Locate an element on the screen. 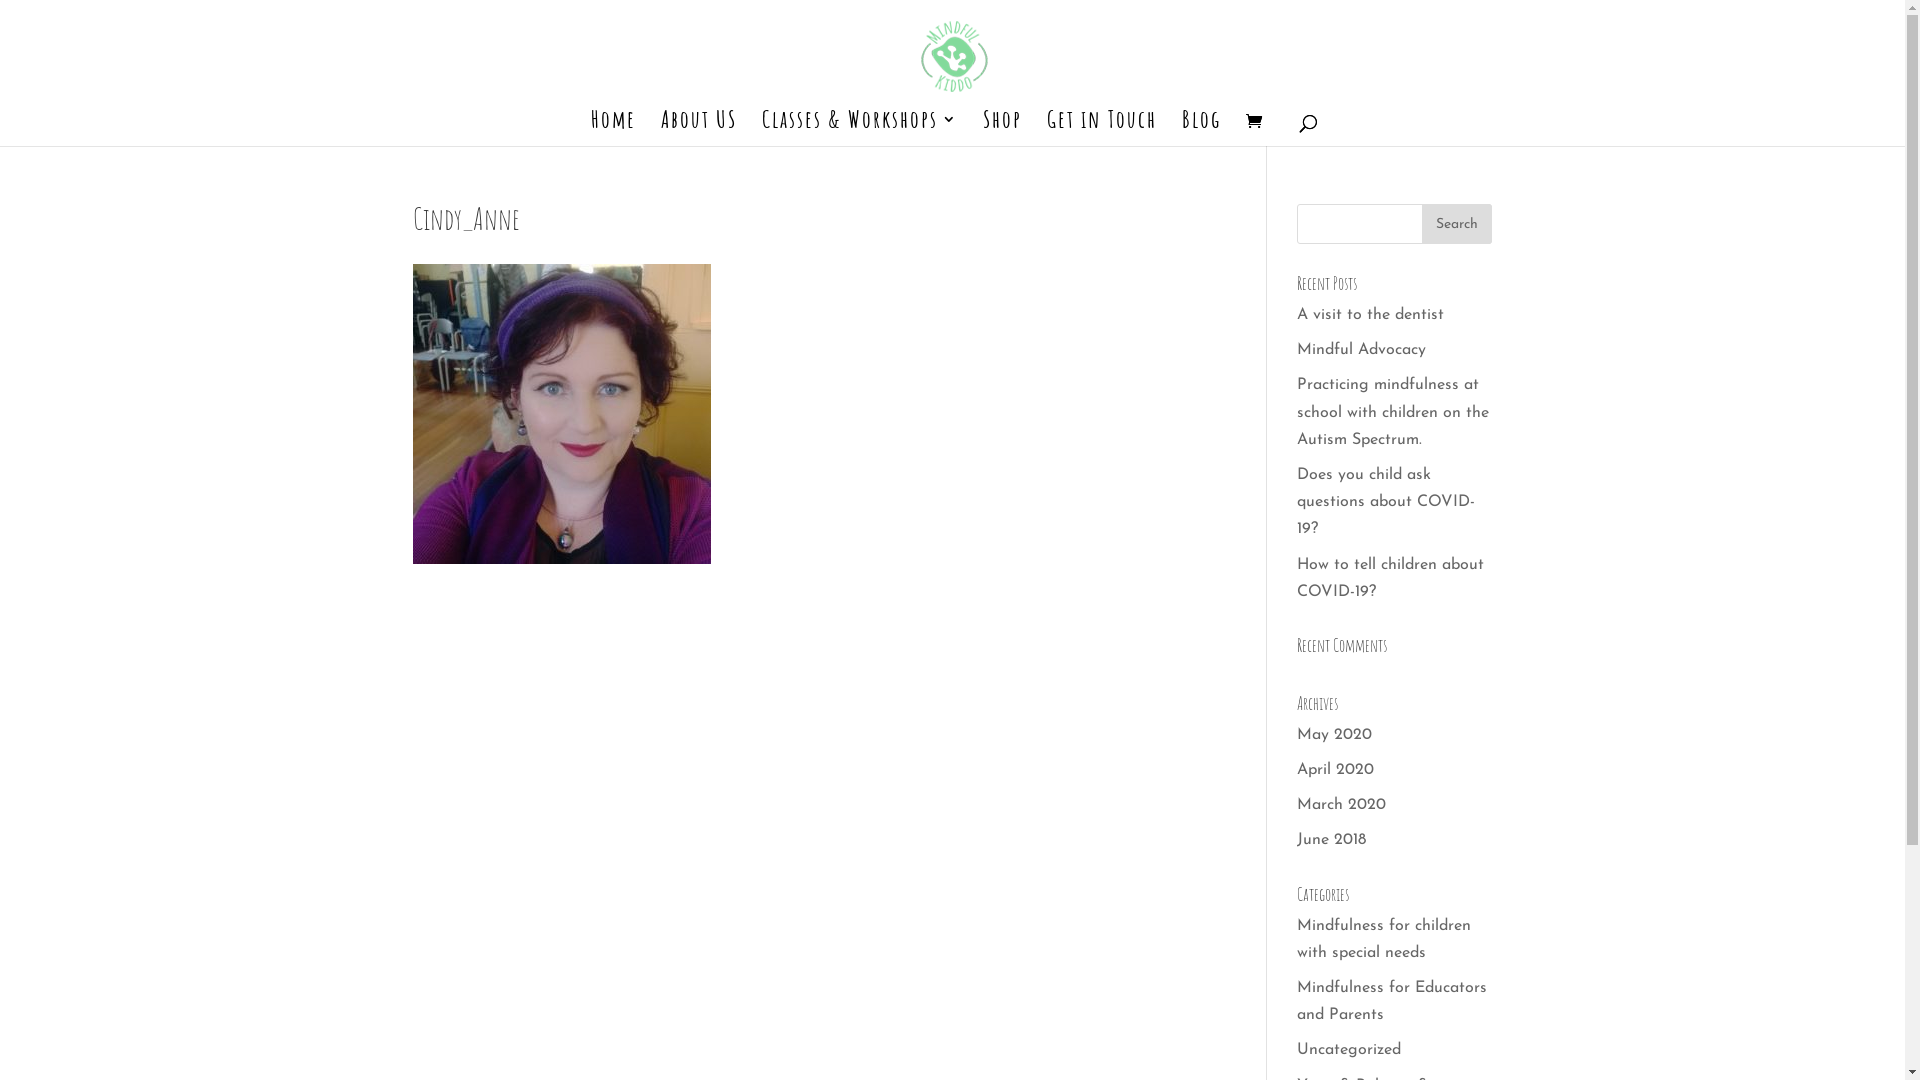  'Mindful Advocacy' is located at coordinates (1296, 349).